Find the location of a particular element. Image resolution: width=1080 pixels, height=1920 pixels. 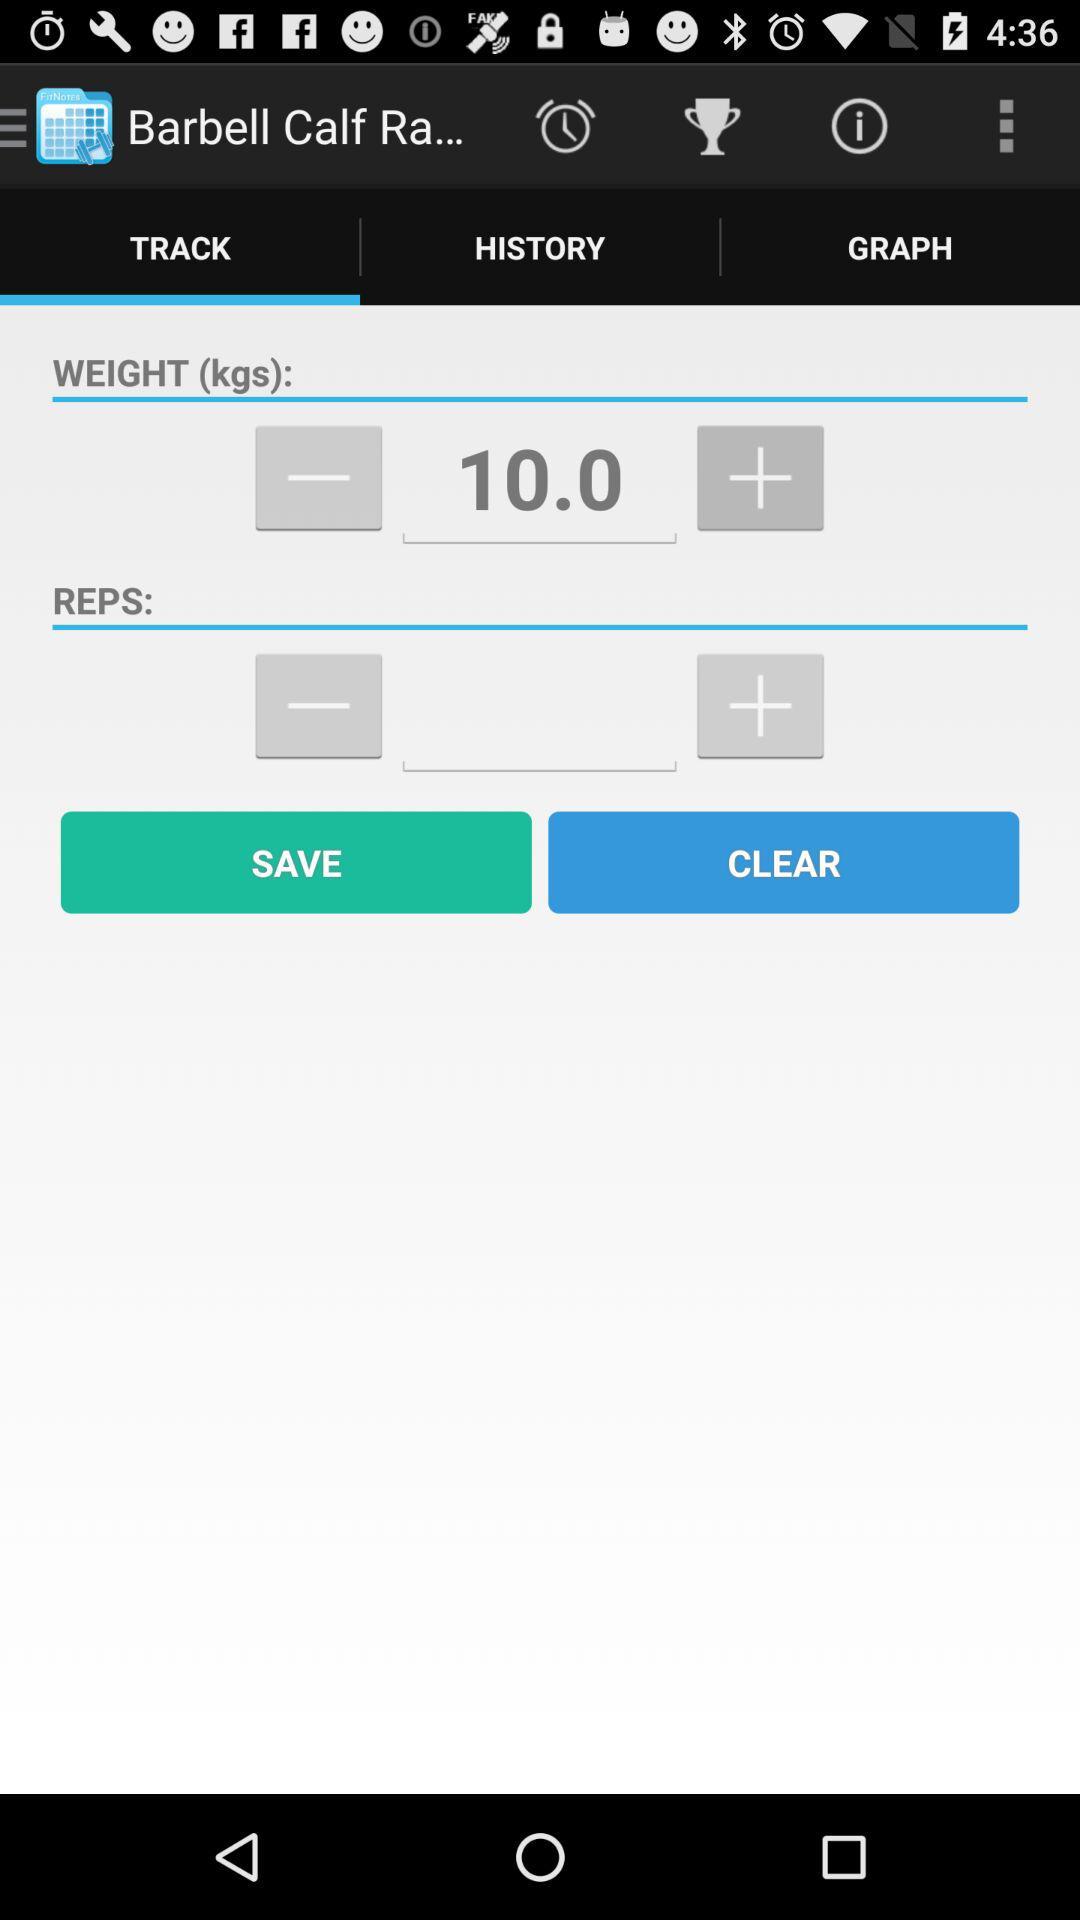

the minus icon is located at coordinates (317, 511).